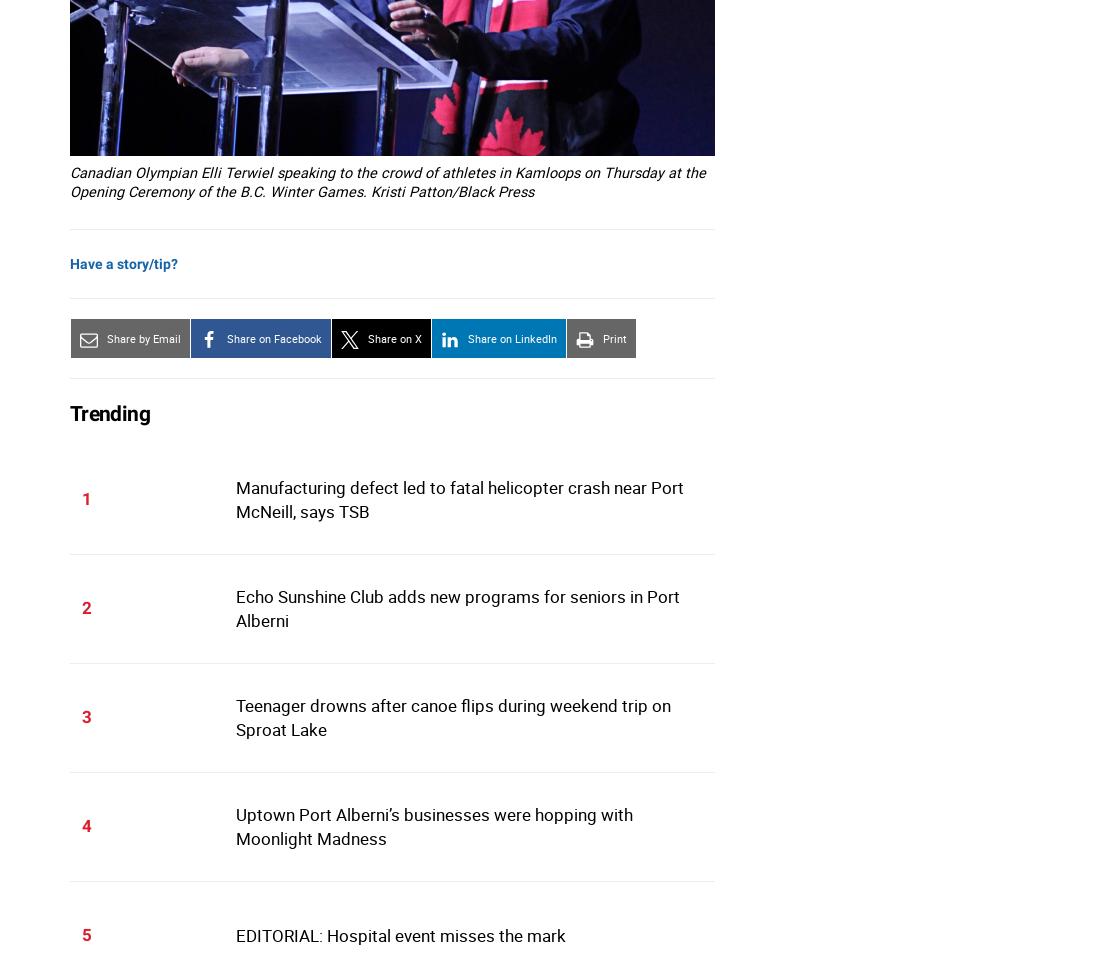 This screenshot has width=1100, height=966. Describe the element at coordinates (234, 716) in the screenshot. I see `'Teenager drowns after canoe flips during weekend trip on Sproat Lake'` at that location.